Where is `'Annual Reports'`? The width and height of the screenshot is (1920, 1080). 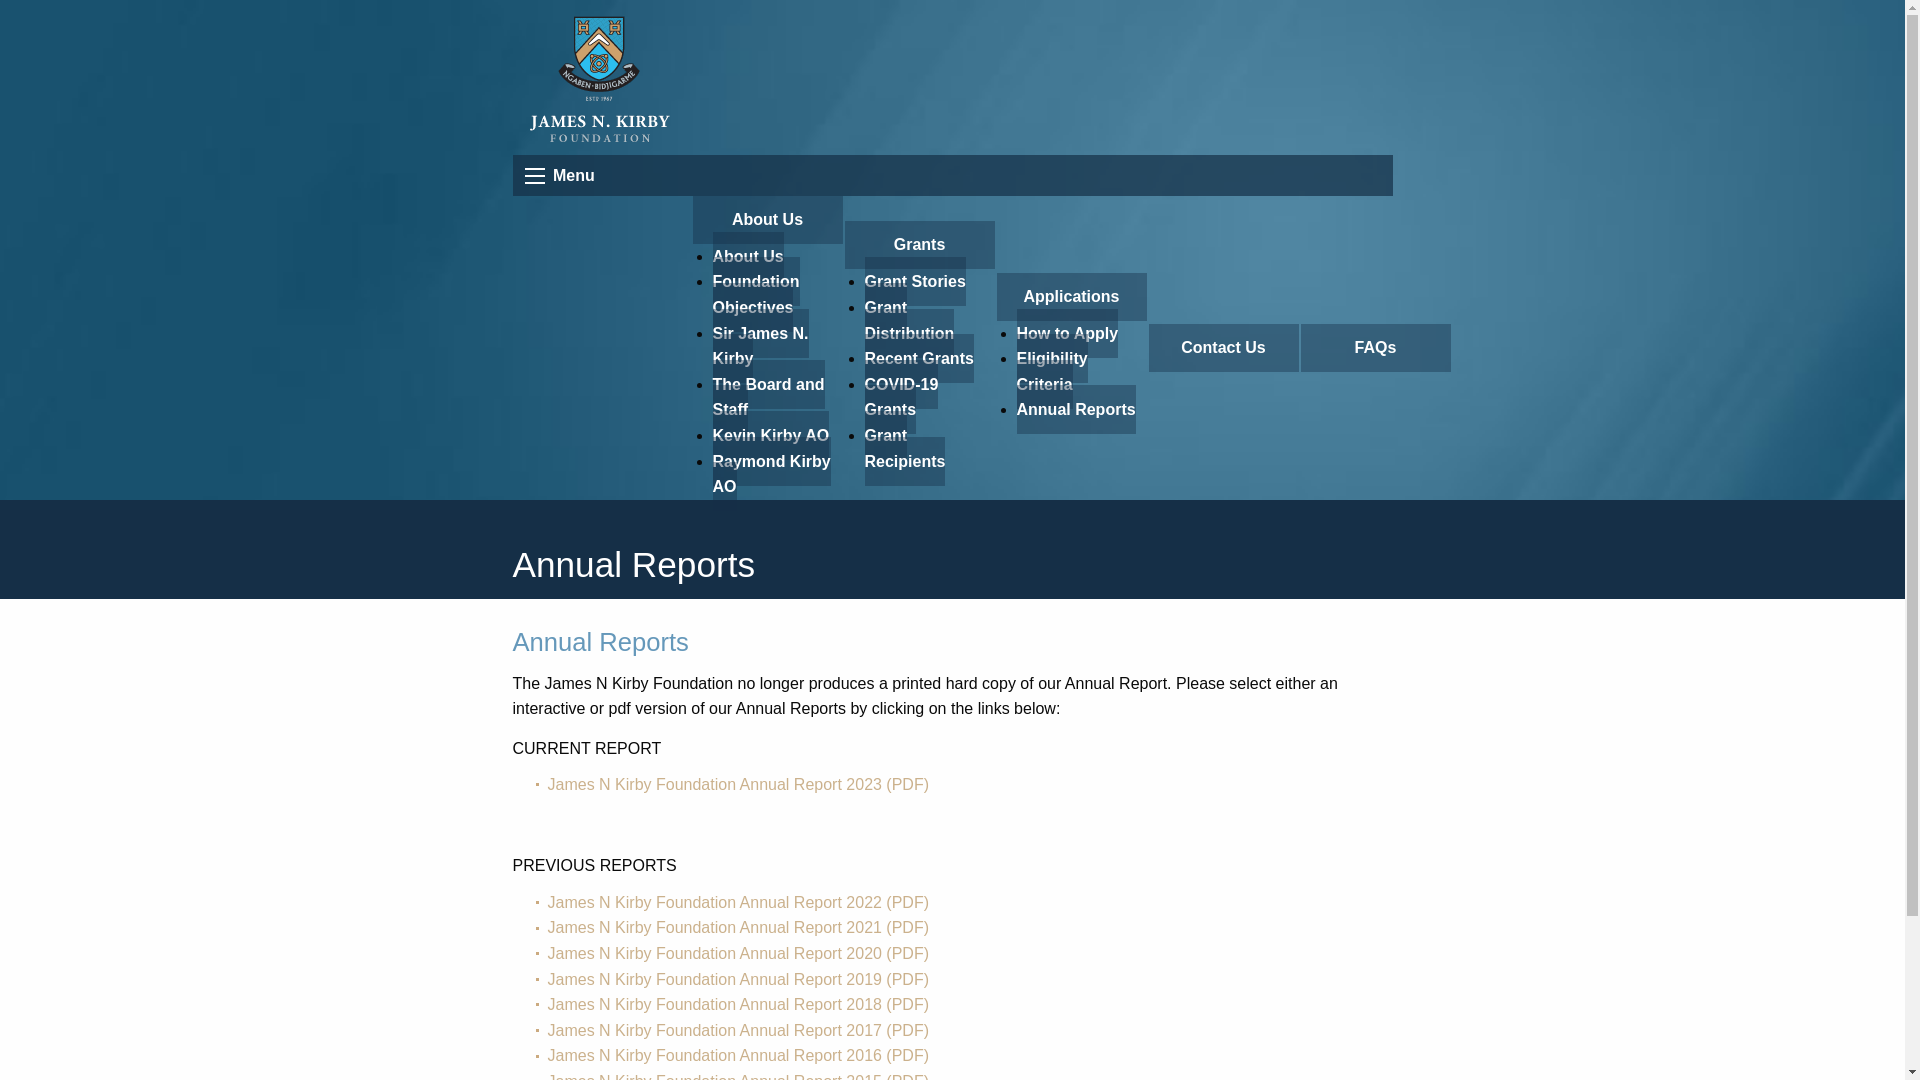 'Annual Reports' is located at coordinates (1016, 408).